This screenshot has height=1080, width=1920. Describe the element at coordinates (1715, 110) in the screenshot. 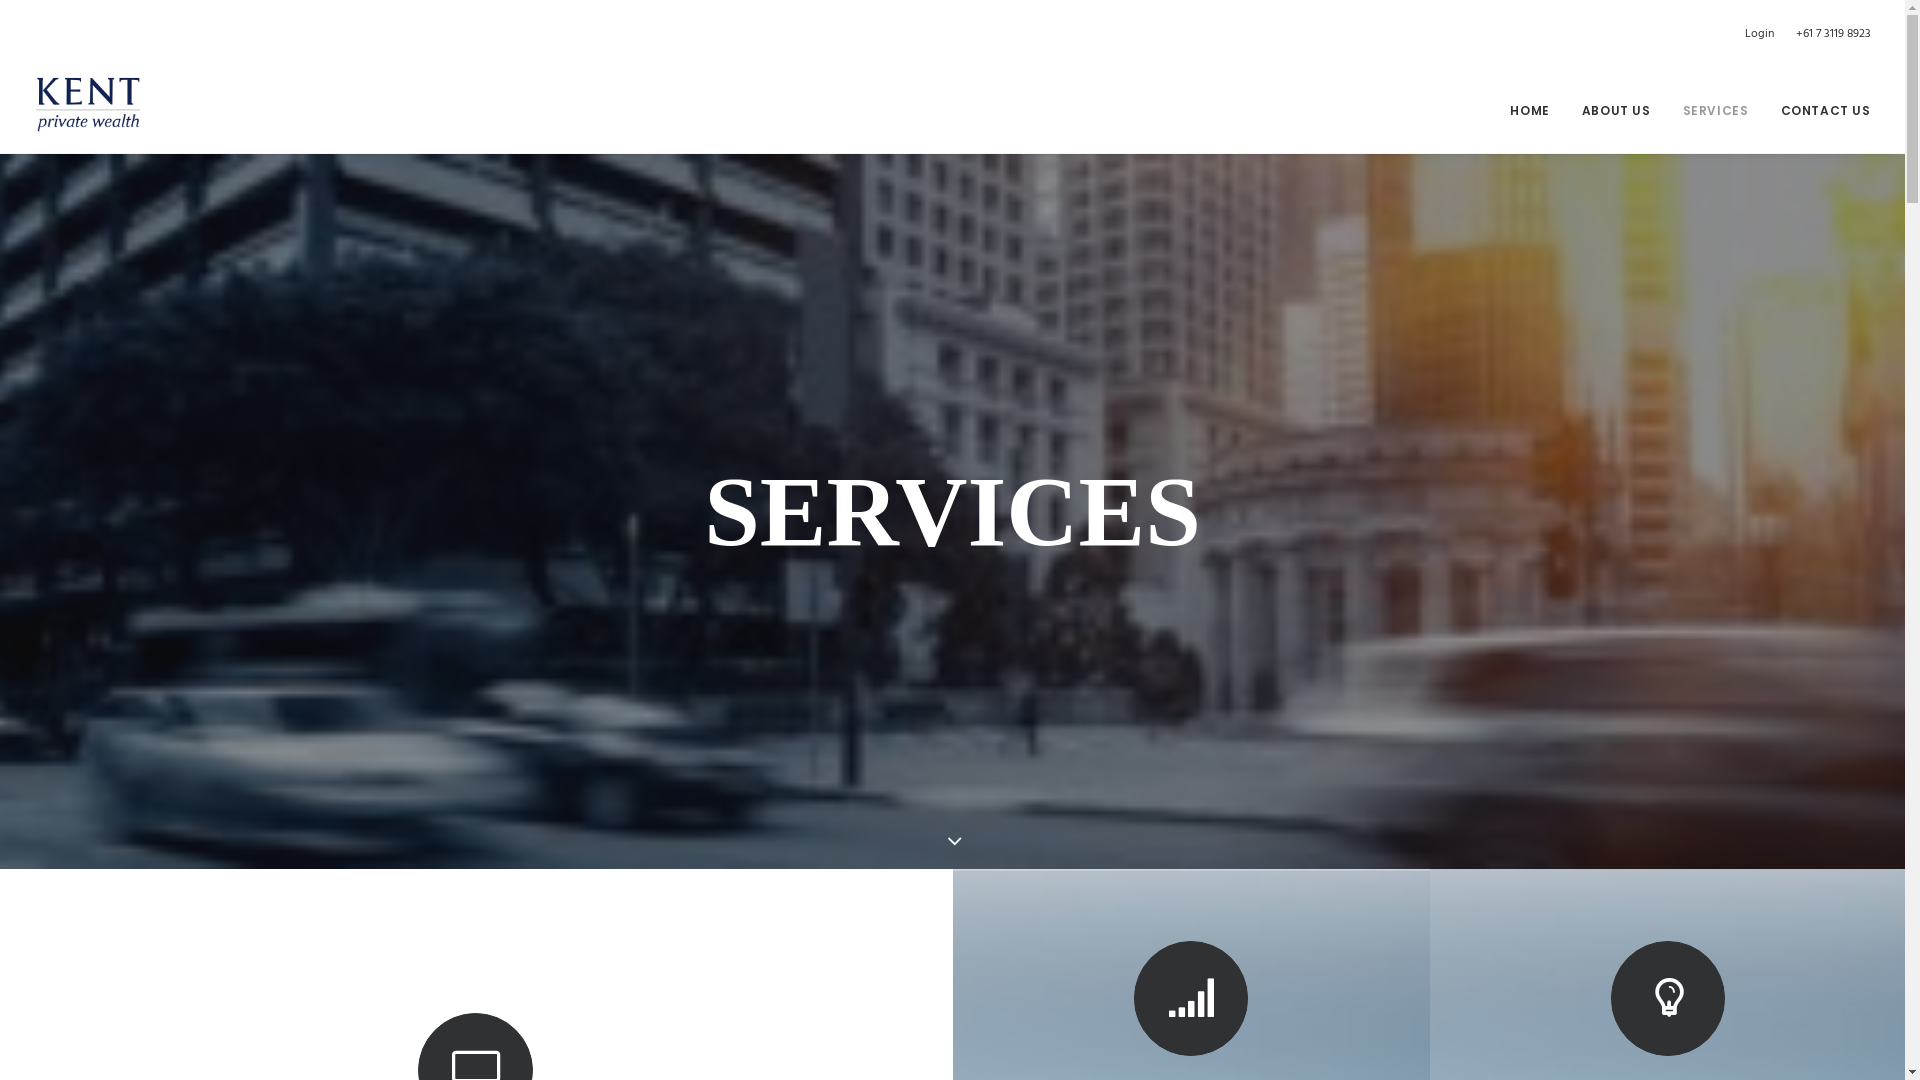

I see `'SERVICES'` at that location.